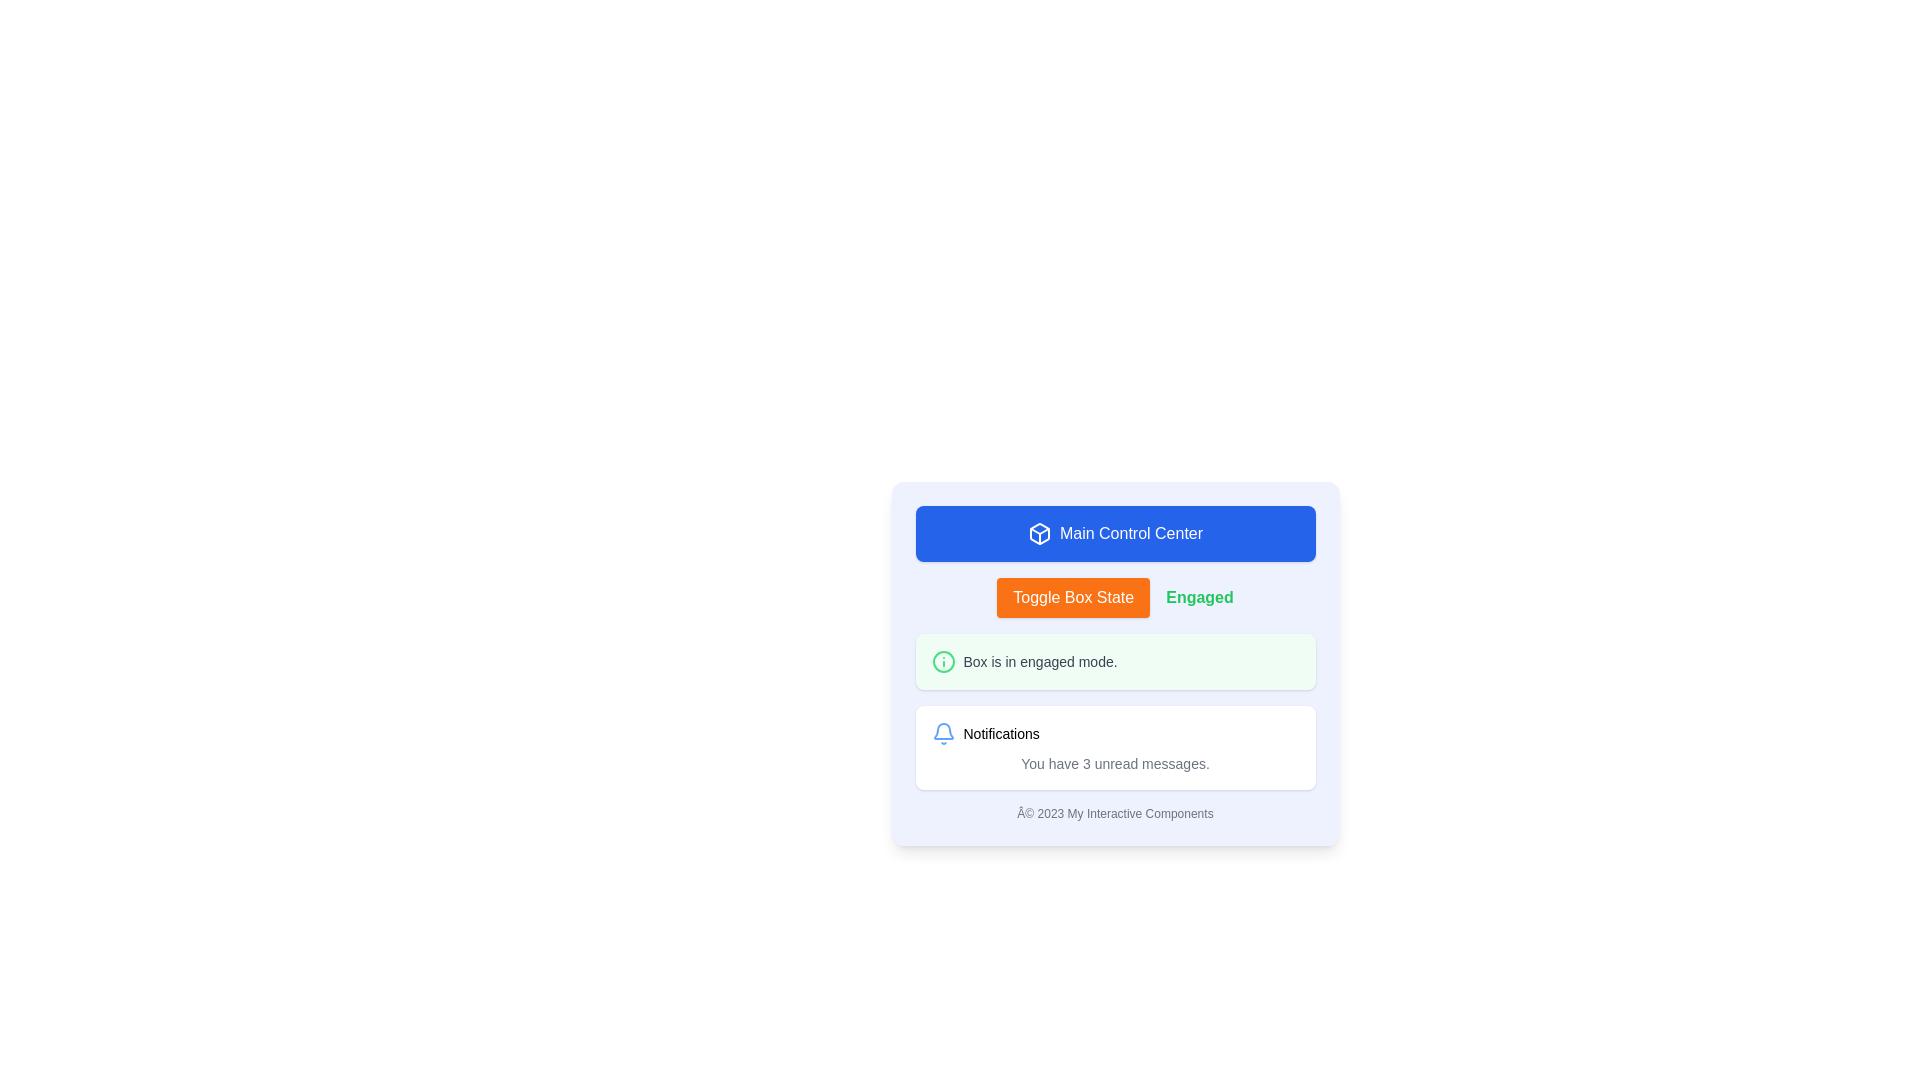  I want to click on the dark blue graphical icon with a white outline representing a 3D box, located in the 'Main Control Center' section at the top of the central panel, so click(1039, 532).